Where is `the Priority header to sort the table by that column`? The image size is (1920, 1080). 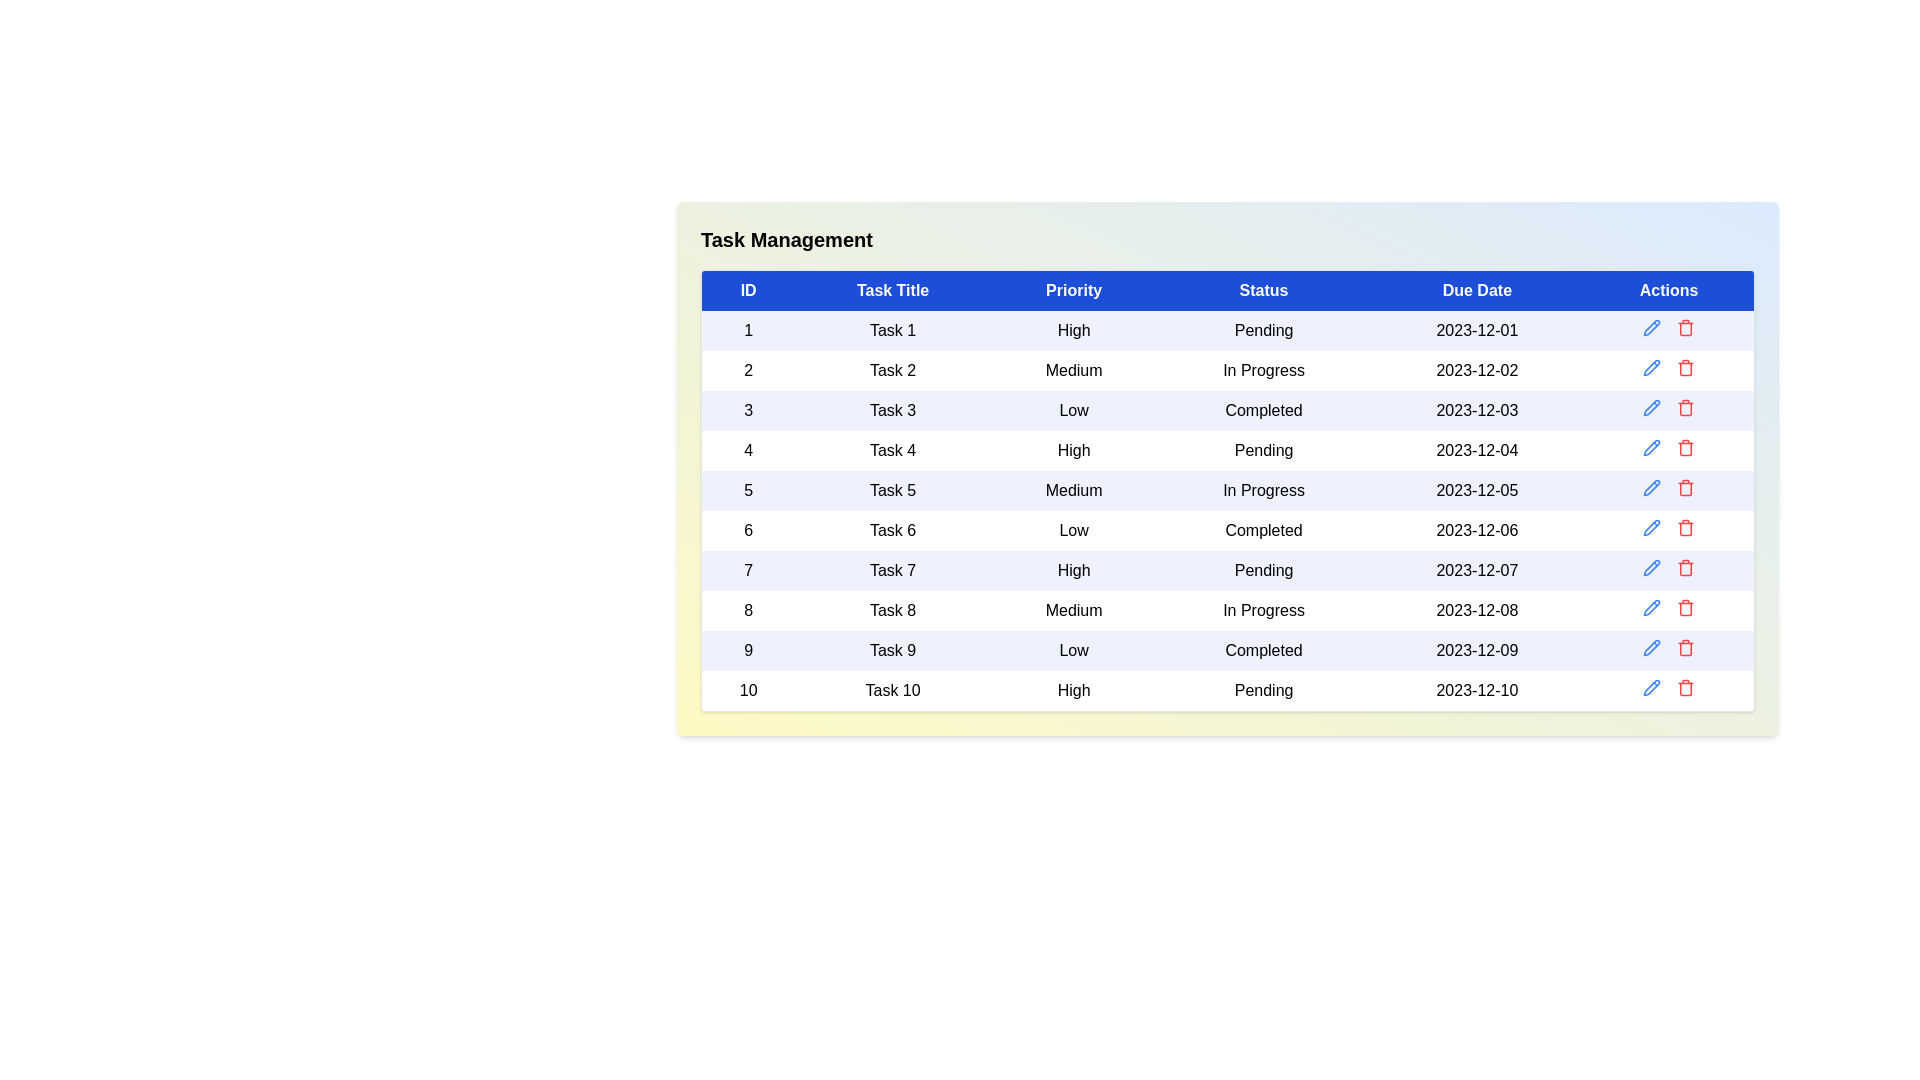
the Priority header to sort the table by that column is located at coordinates (1073, 290).